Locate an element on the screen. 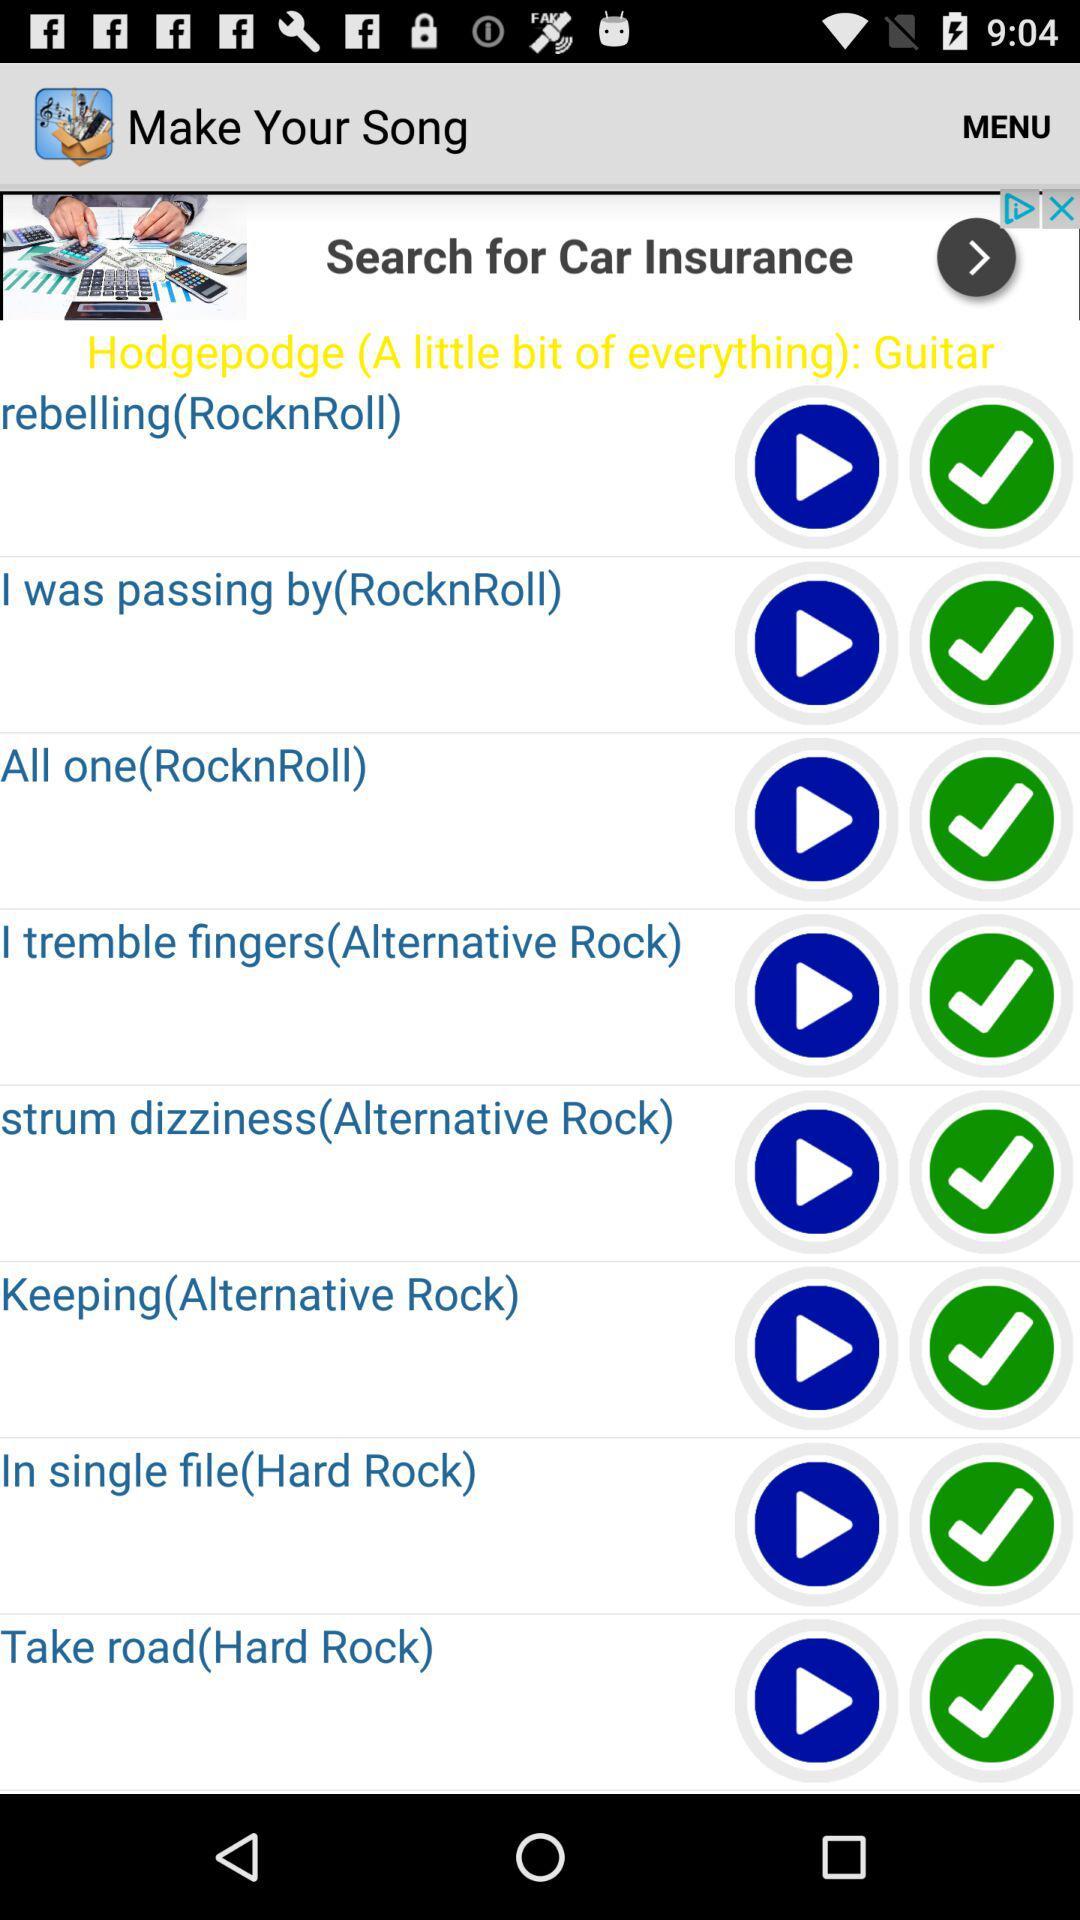 The image size is (1080, 1920). share is located at coordinates (540, 253).